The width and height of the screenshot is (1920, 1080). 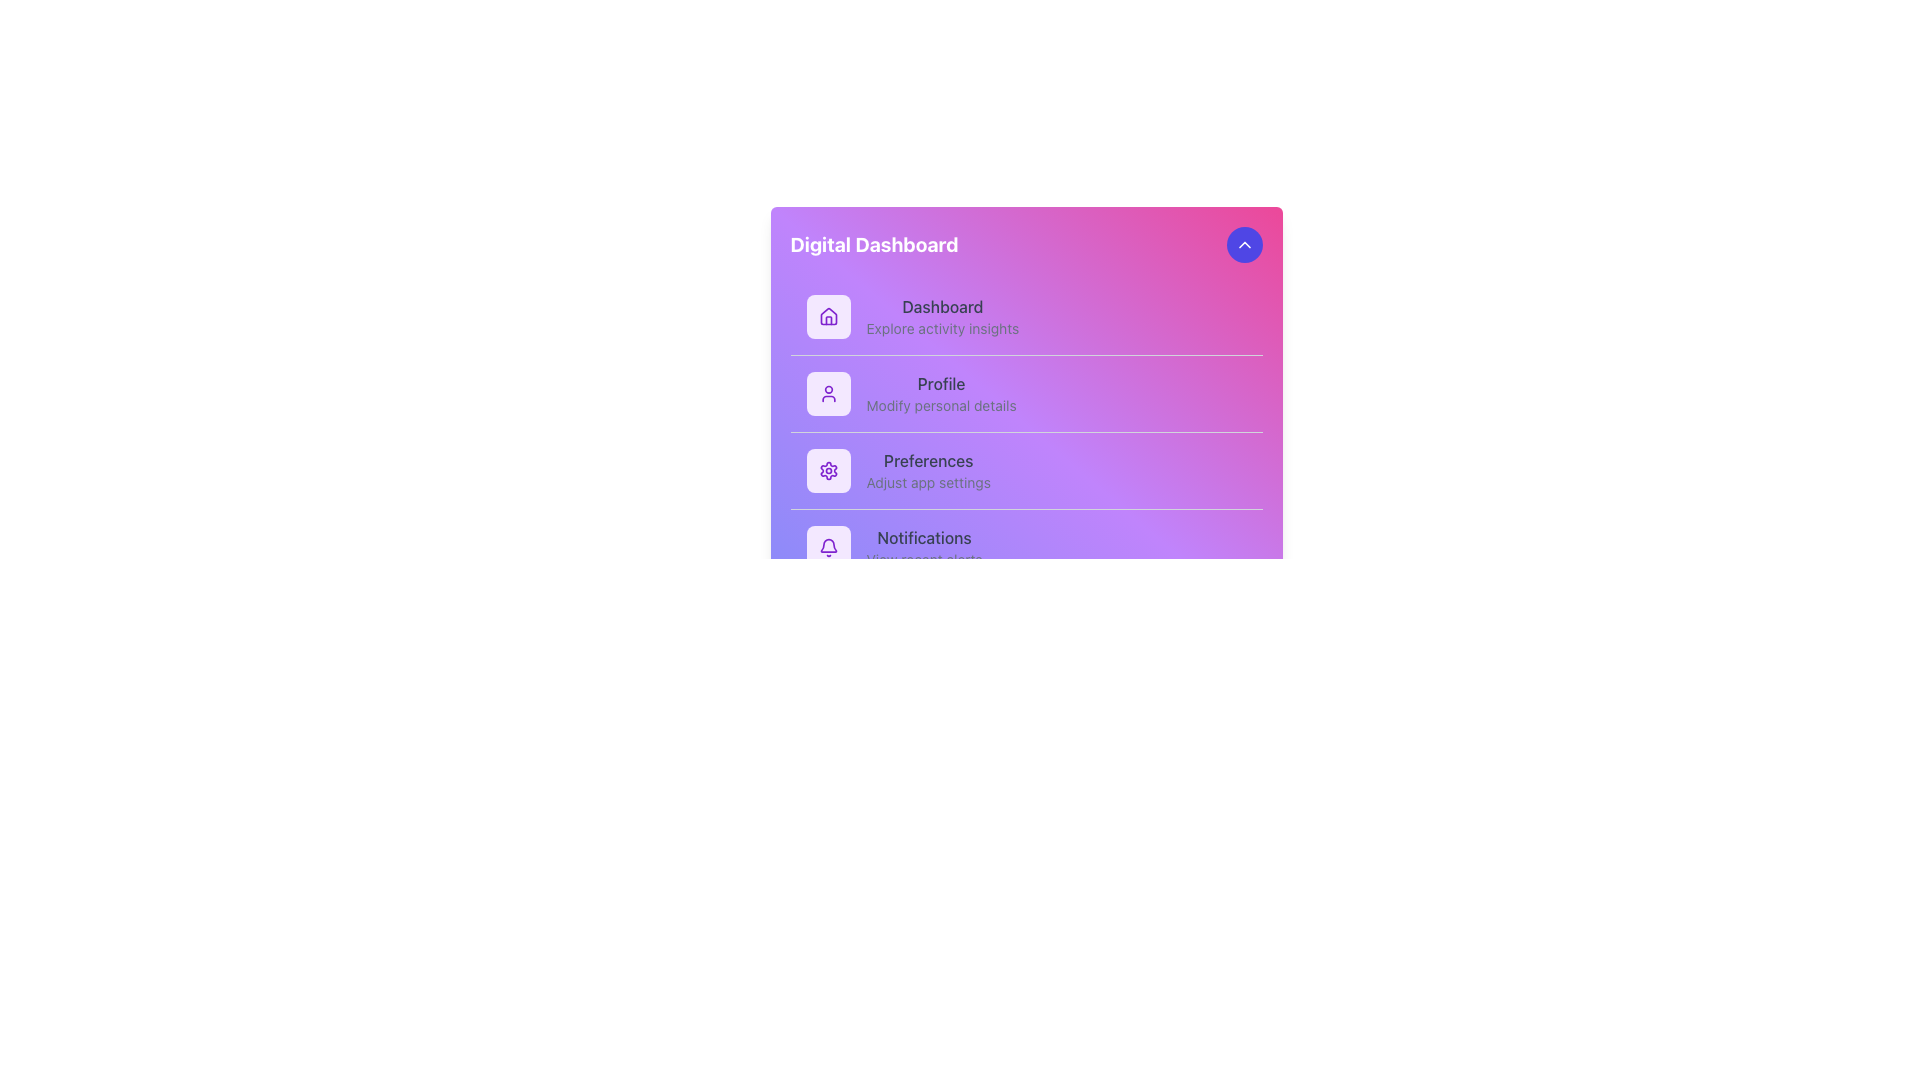 I want to click on the small gear icon on the left side of the 'Preferences' option in the Digital Dashboard interface, so click(x=828, y=470).